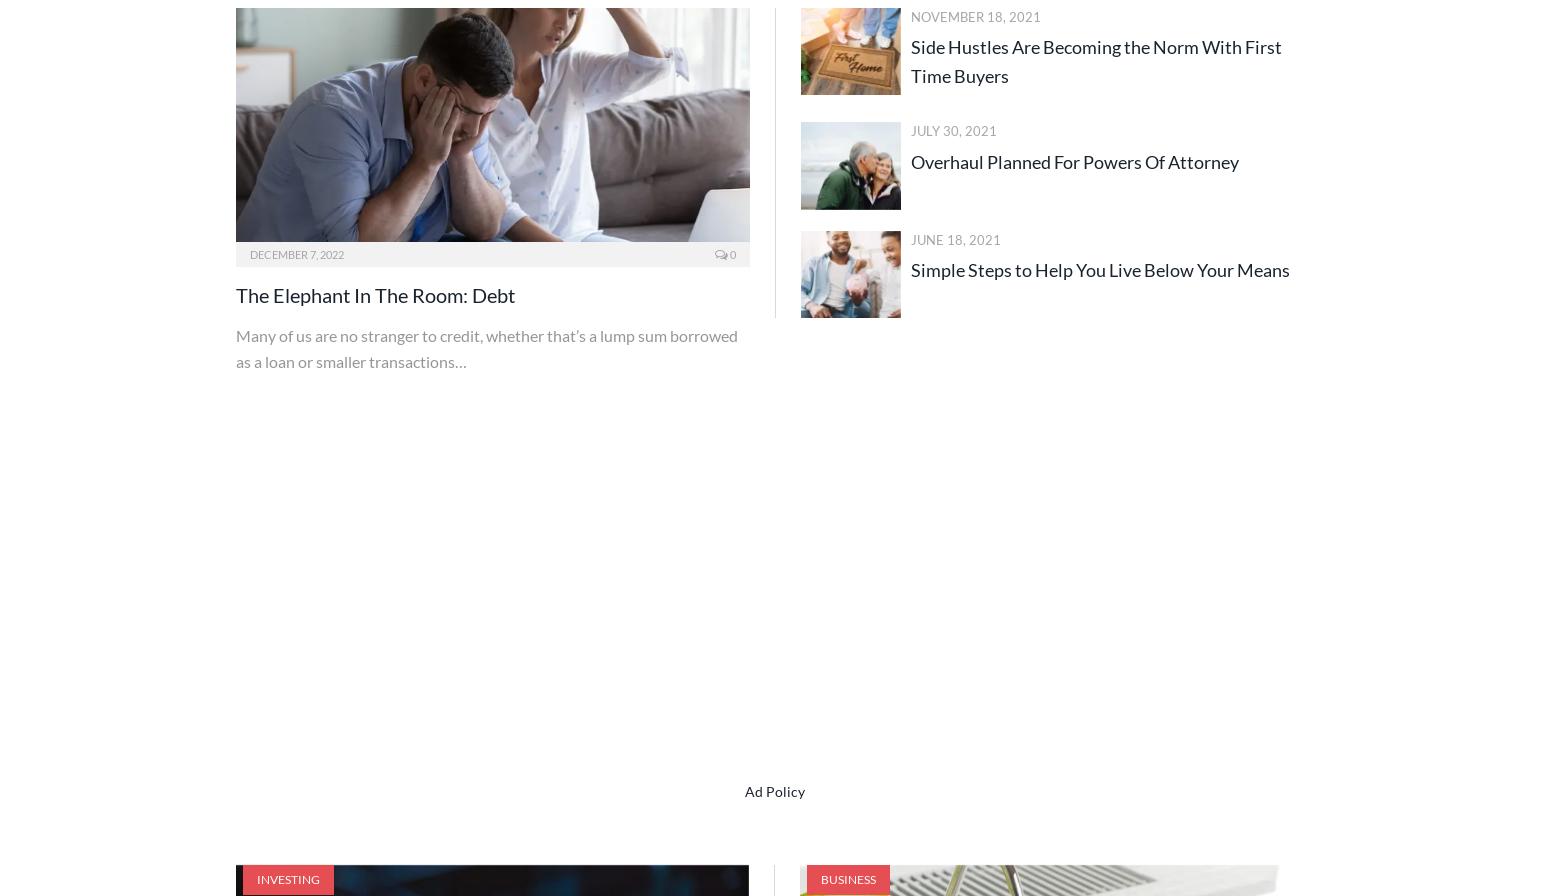 The width and height of the screenshot is (1550, 896). What do you see at coordinates (847, 878) in the screenshot?
I see `'Business'` at bounding box center [847, 878].